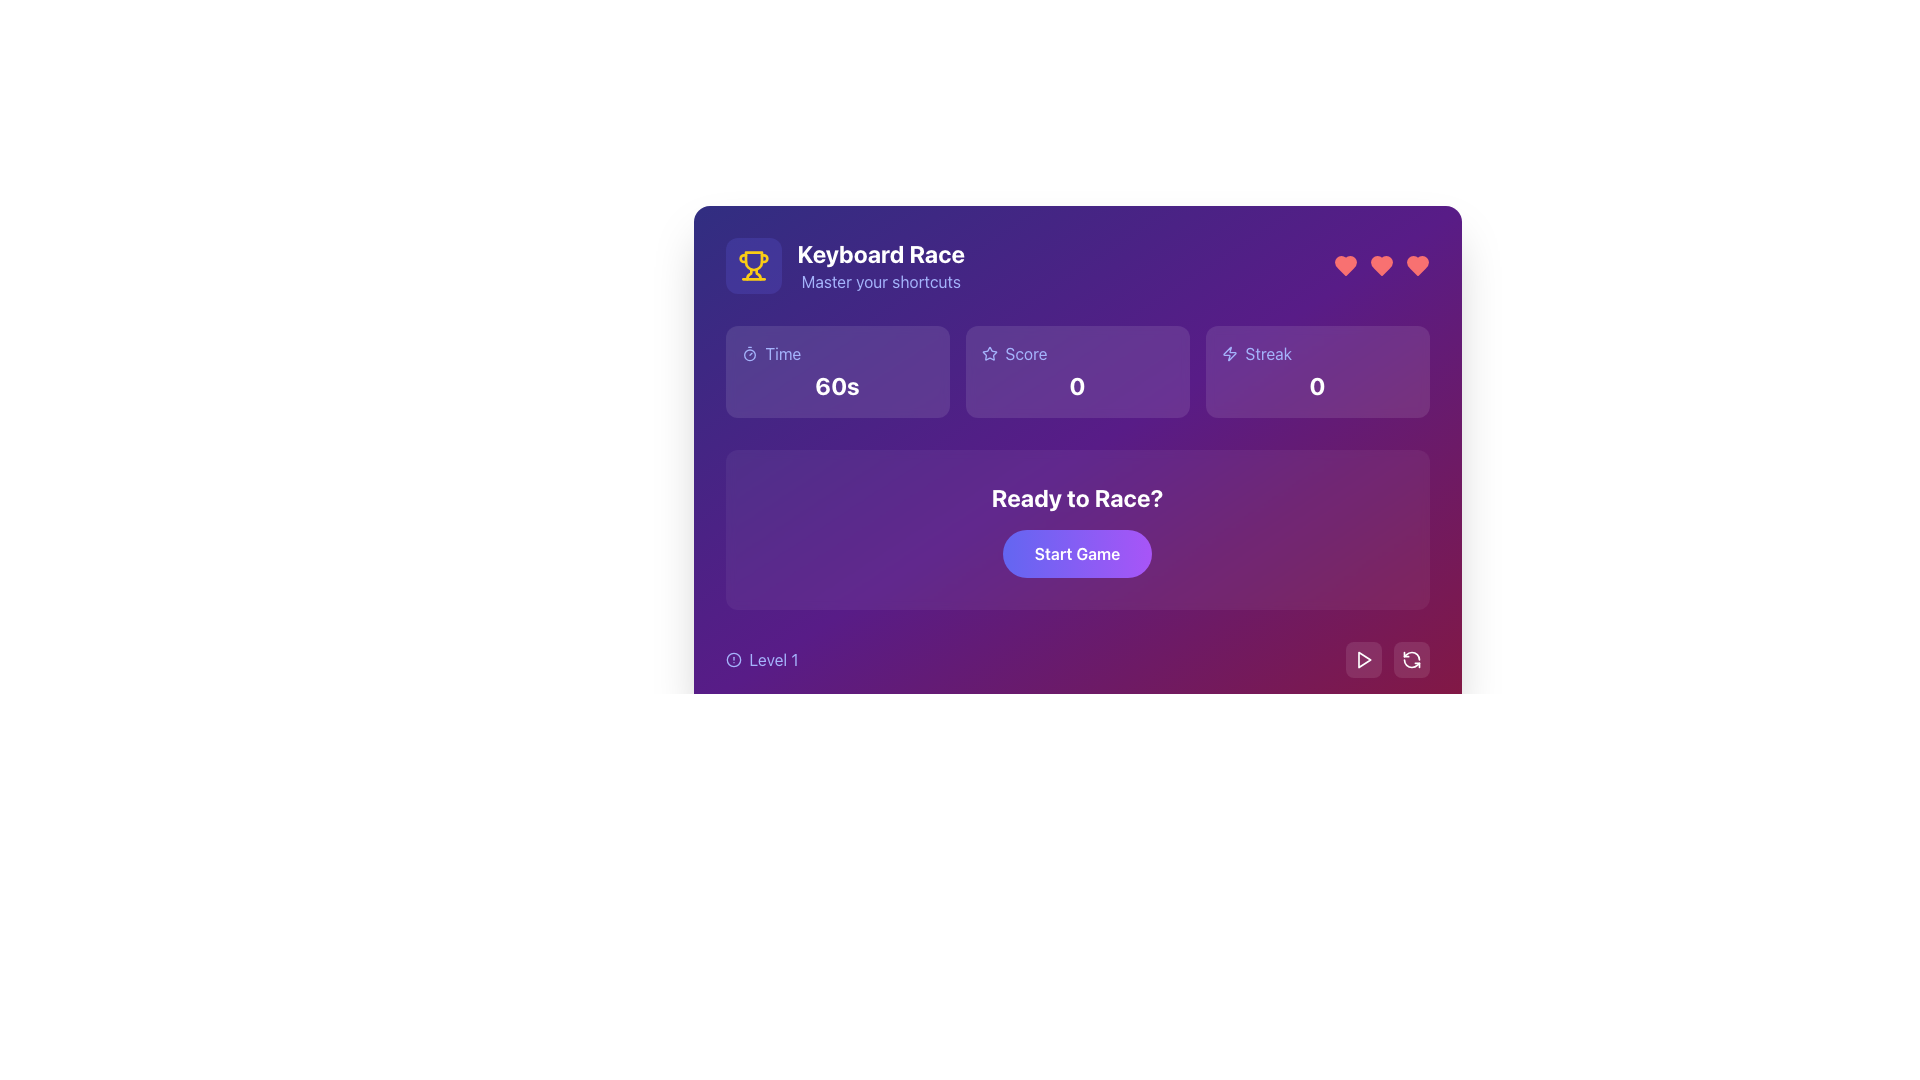 This screenshot has height=1080, width=1920. What do you see at coordinates (1026, 353) in the screenshot?
I see `the 'Score' text label, which is positioned in the top-middle section of the interface, next to a star icon and a numerical display` at bounding box center [1026, 353].